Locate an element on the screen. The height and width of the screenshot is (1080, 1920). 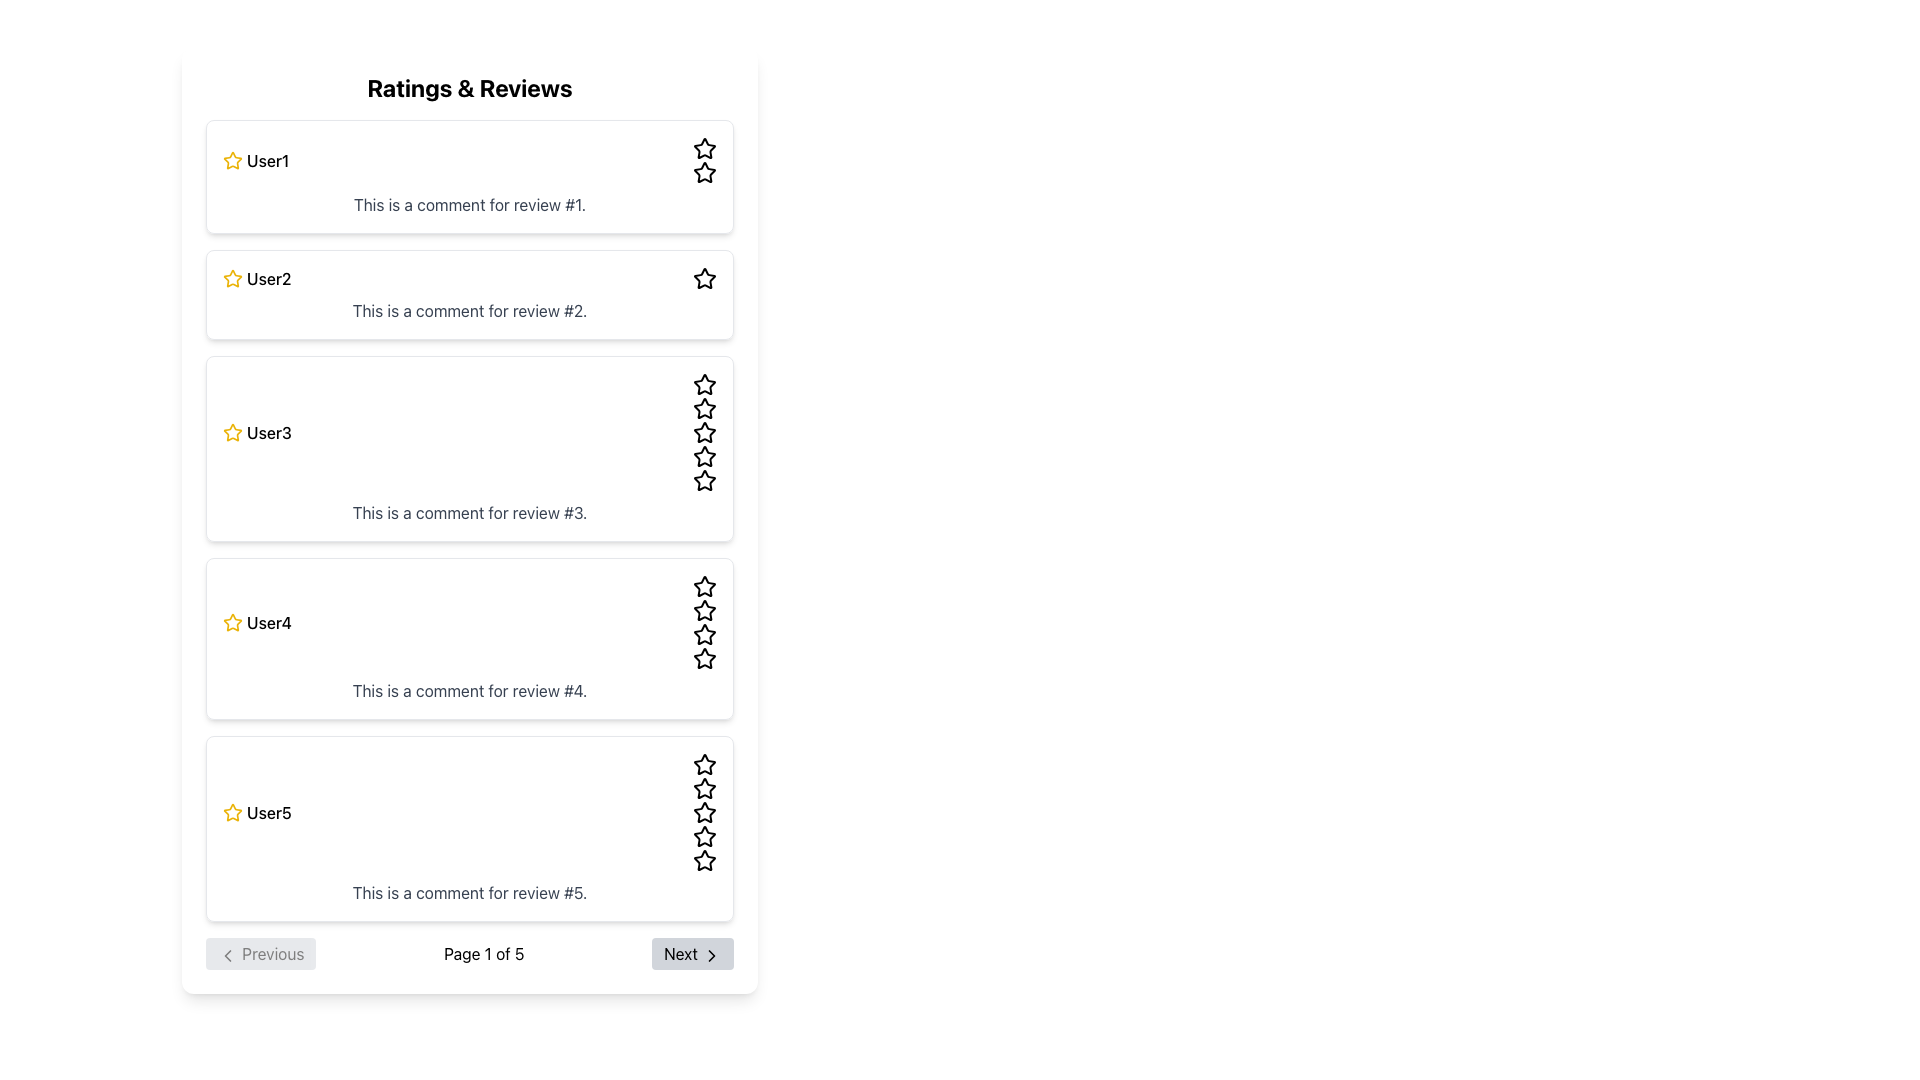
the third star in the rating row of the third review card to indicate a rating is located at coordinates (705, 384).